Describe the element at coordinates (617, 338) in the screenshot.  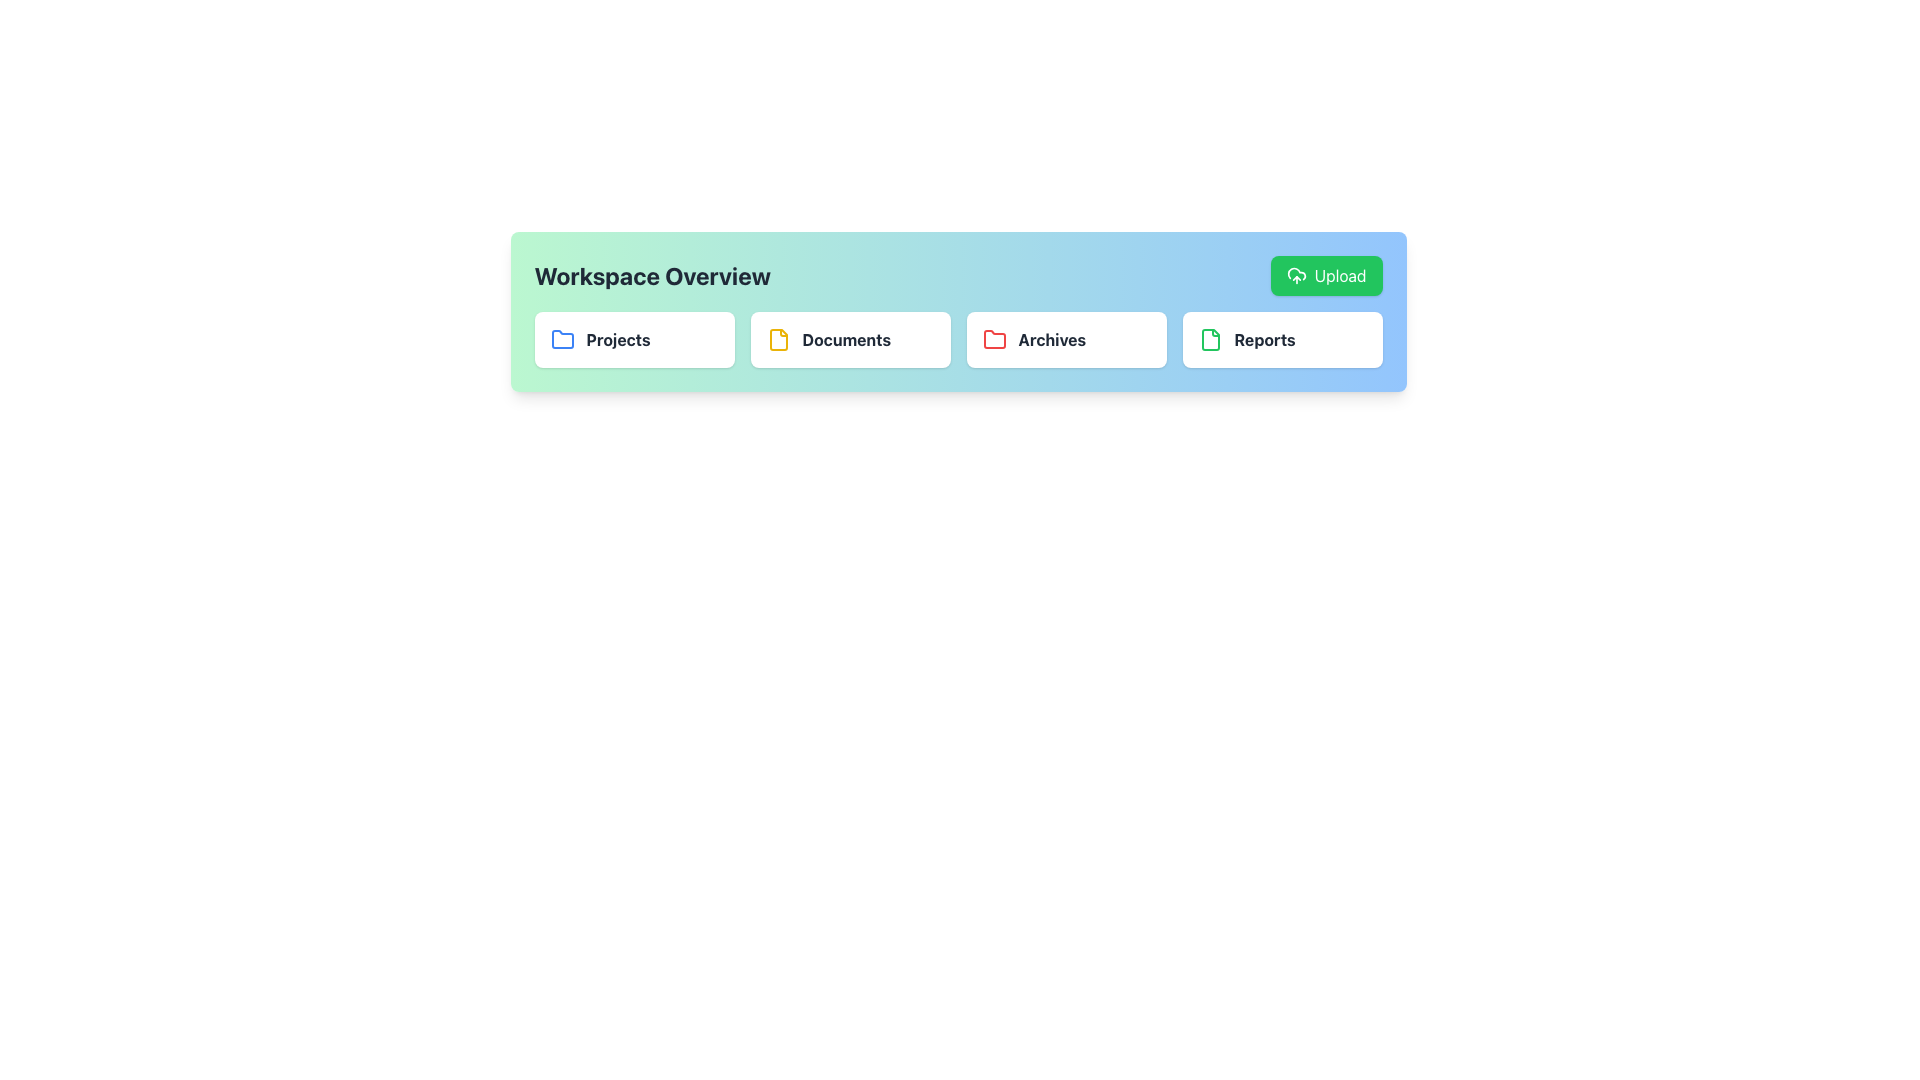
I see `the 'Projects' text label, which is positioned within a card structure to the right of a blue folder icon, serving as a heading in the 'Workspace Overview' section` at that location.